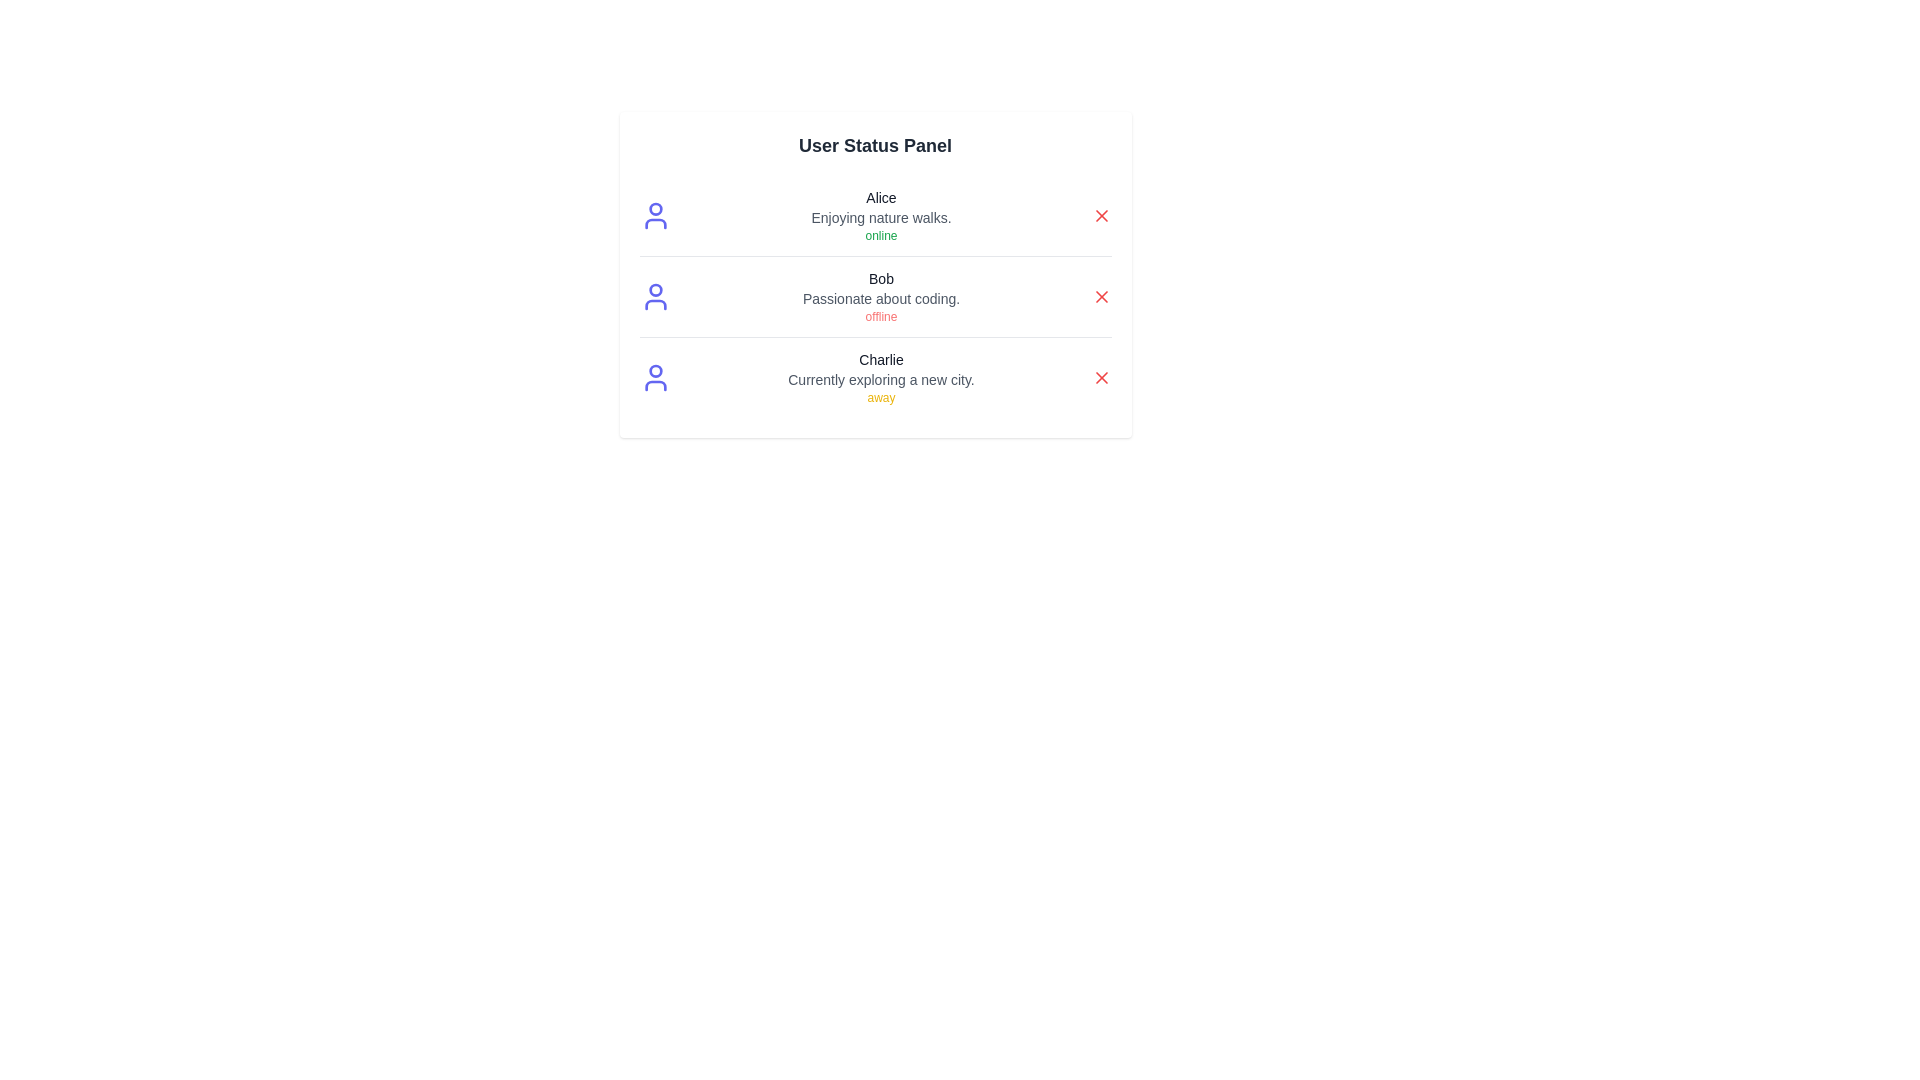  Describe the element at coordinates (880, 278) in the screenshot. I see `the static text element displaying 'Bob', which is medium-sized, slightly bold, and dark gray, located above the 'Passionate about coding.' text` at that location.